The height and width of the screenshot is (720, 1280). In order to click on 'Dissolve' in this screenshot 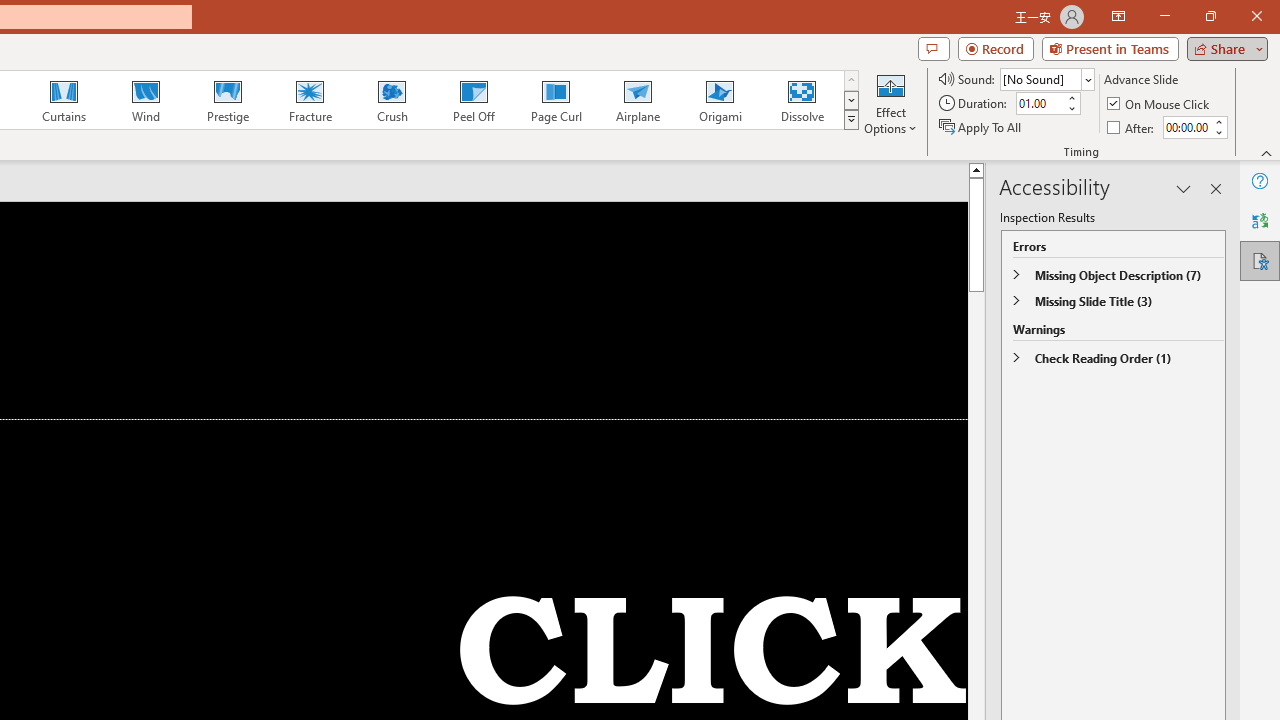, I will do `click(802, 100)`.